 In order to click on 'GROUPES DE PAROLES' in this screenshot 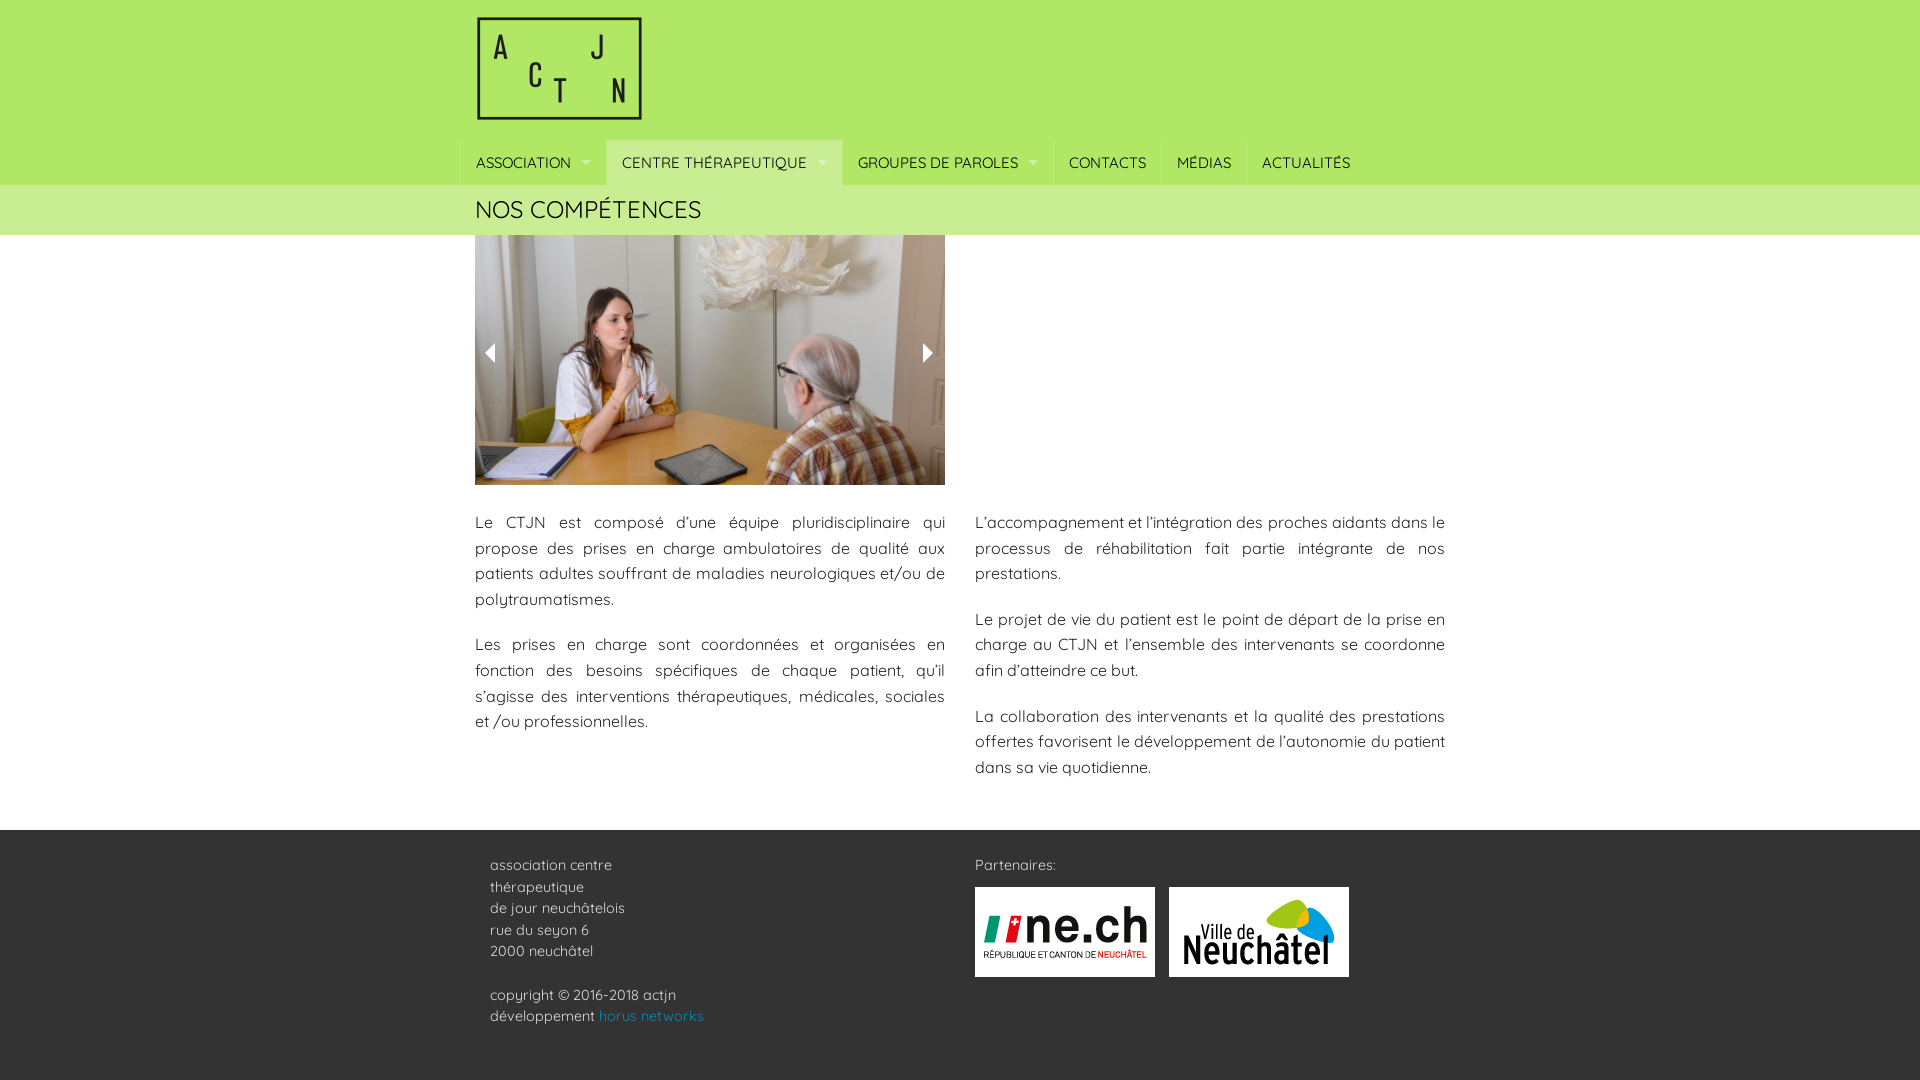, I will do `click(843, 161)`.